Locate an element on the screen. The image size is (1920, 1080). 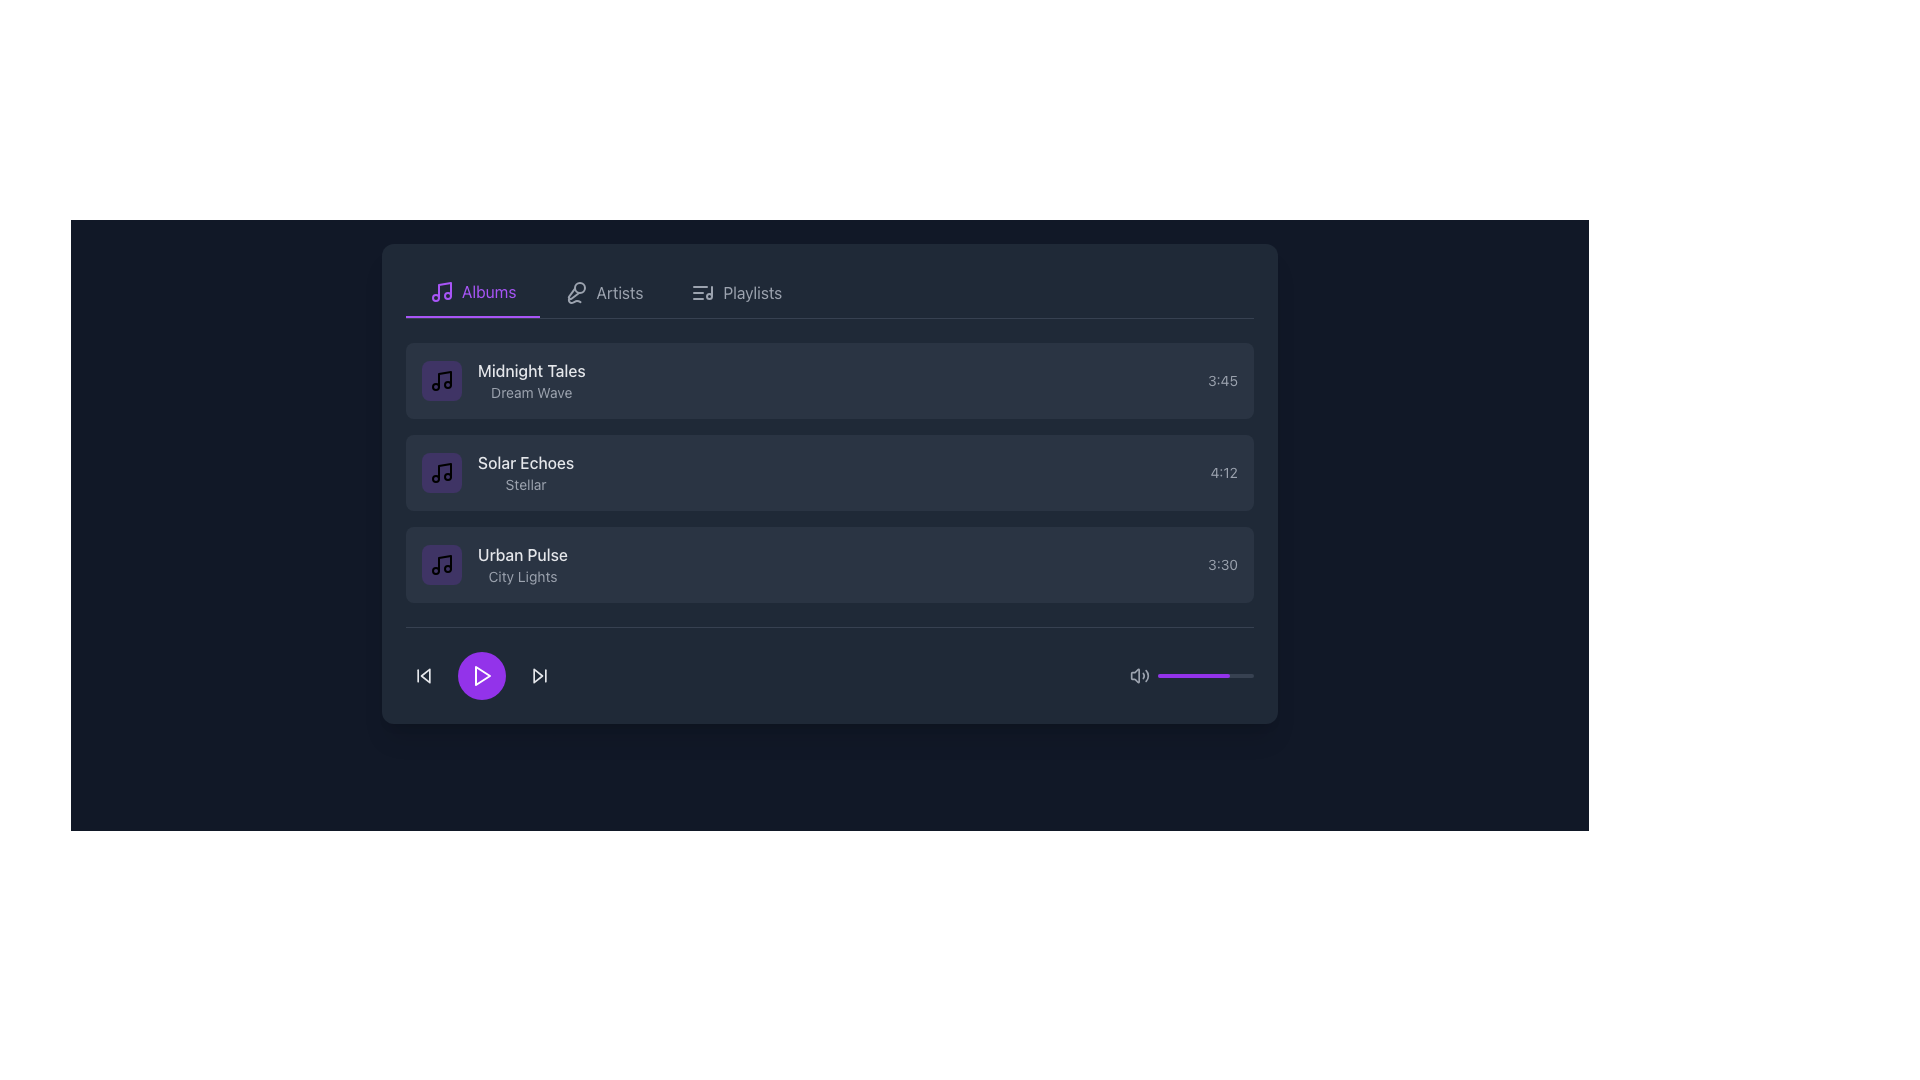
the 'skip back' icon button, which is a small icon with a triangular arrow pointing left is located at coordinates (422, 675).